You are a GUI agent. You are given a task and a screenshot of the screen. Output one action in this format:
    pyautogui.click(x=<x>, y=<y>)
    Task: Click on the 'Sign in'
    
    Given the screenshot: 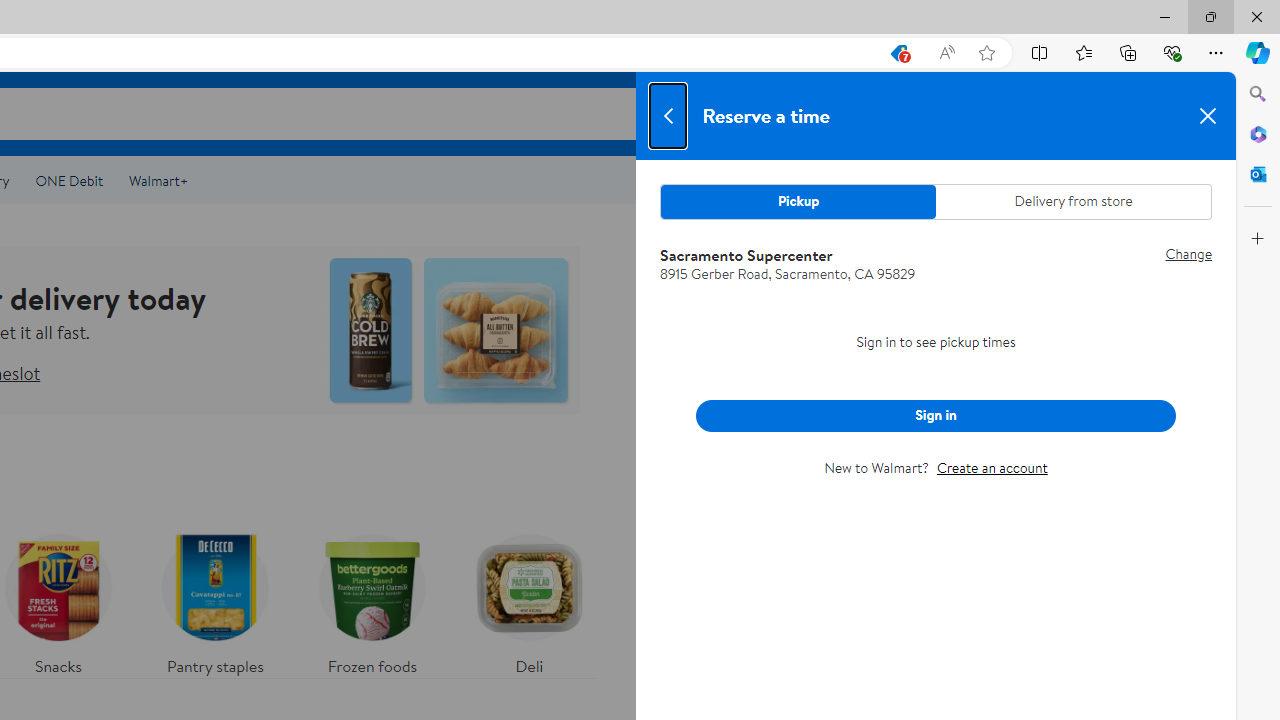 What is the action you would take?
    pyautogui.click(x=935, y=414)
    